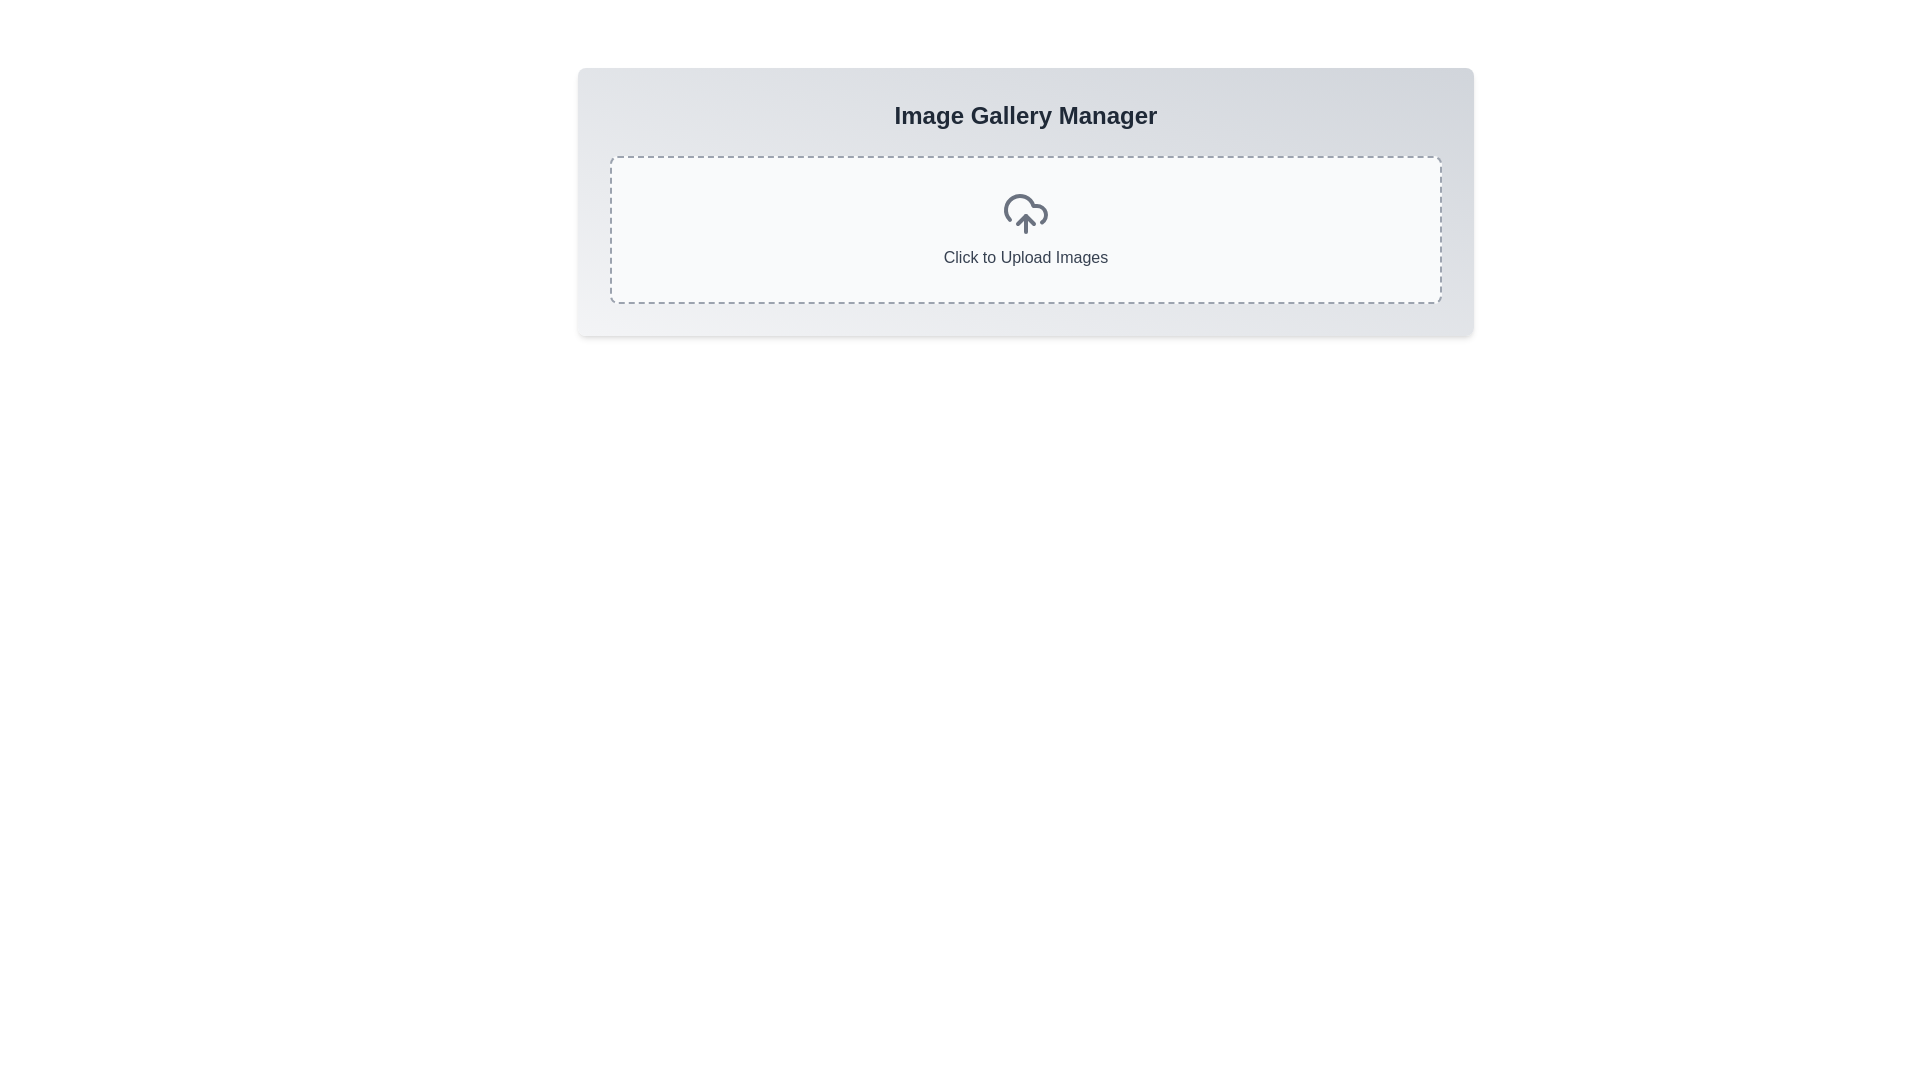 Image resolution: width=1920 pixels, height=1080 pixels. Describe the element at coordinates (1026, 213) in the screenshot. I see `the upload icon, which is a gray cloud outline with an upward-pointing arrow, located in the middle of a dashed box above the text 'Click to Upload Images'` at that location.